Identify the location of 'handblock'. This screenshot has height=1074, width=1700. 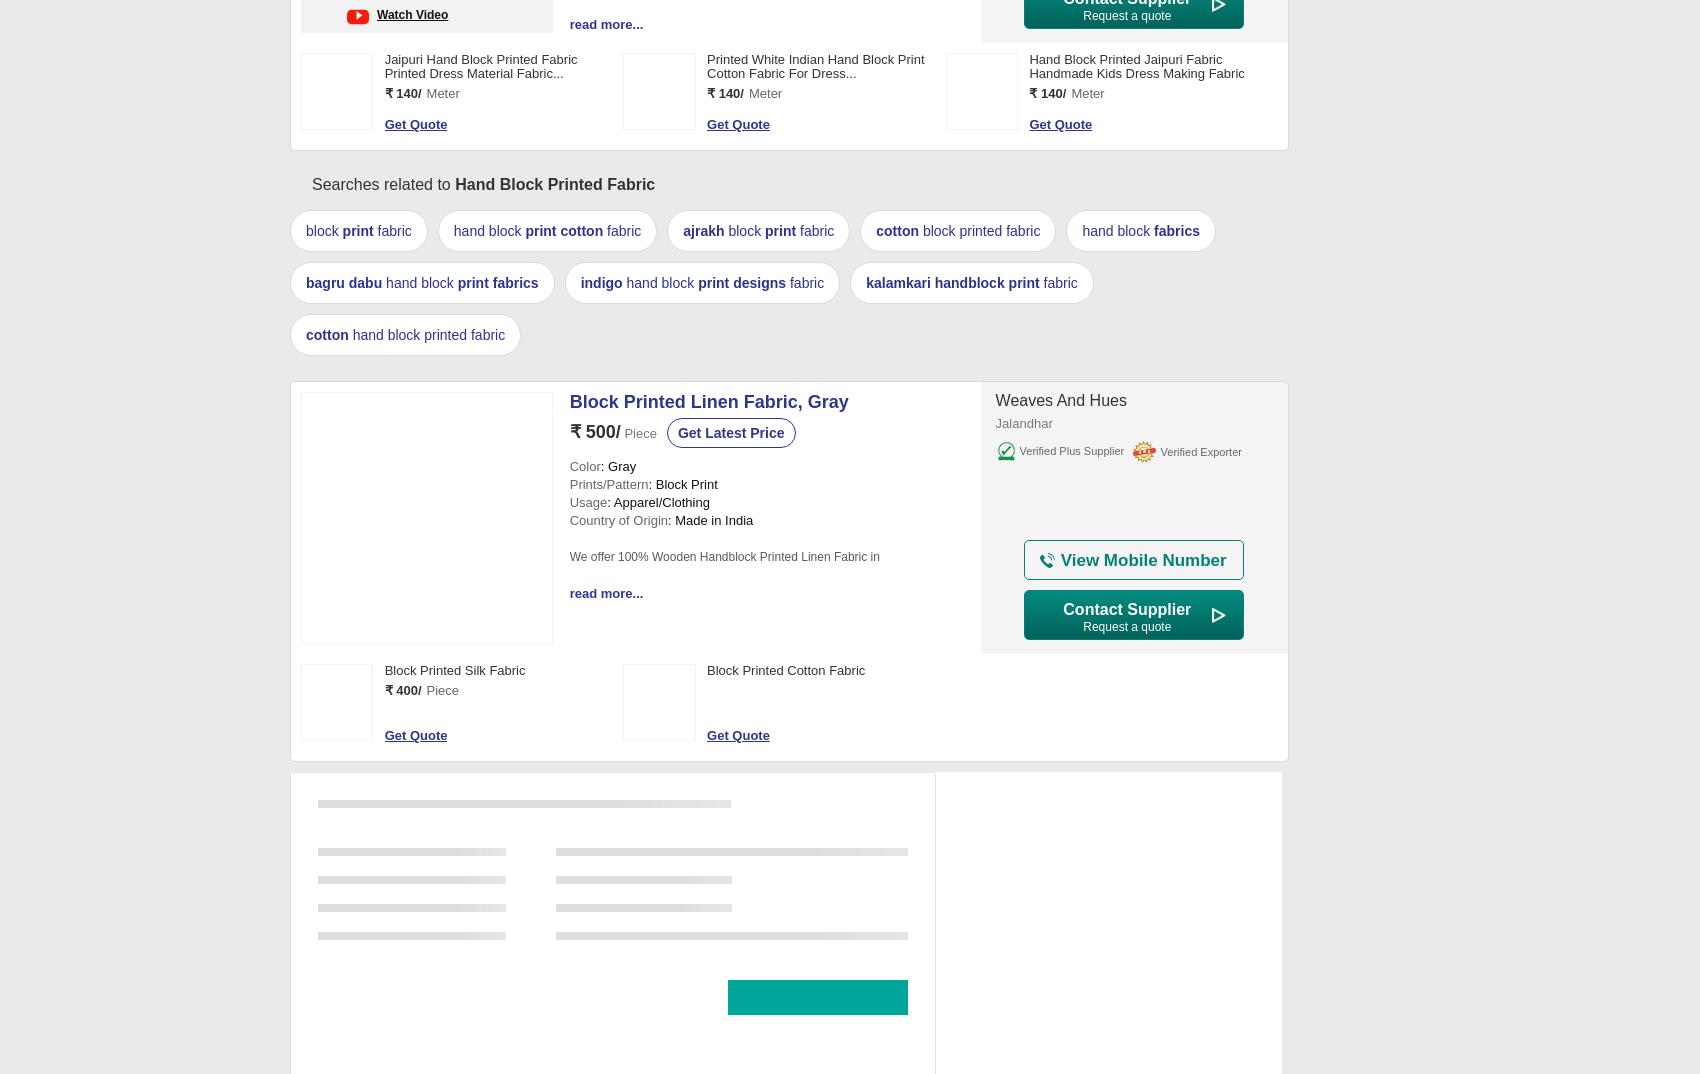
(967, 282).